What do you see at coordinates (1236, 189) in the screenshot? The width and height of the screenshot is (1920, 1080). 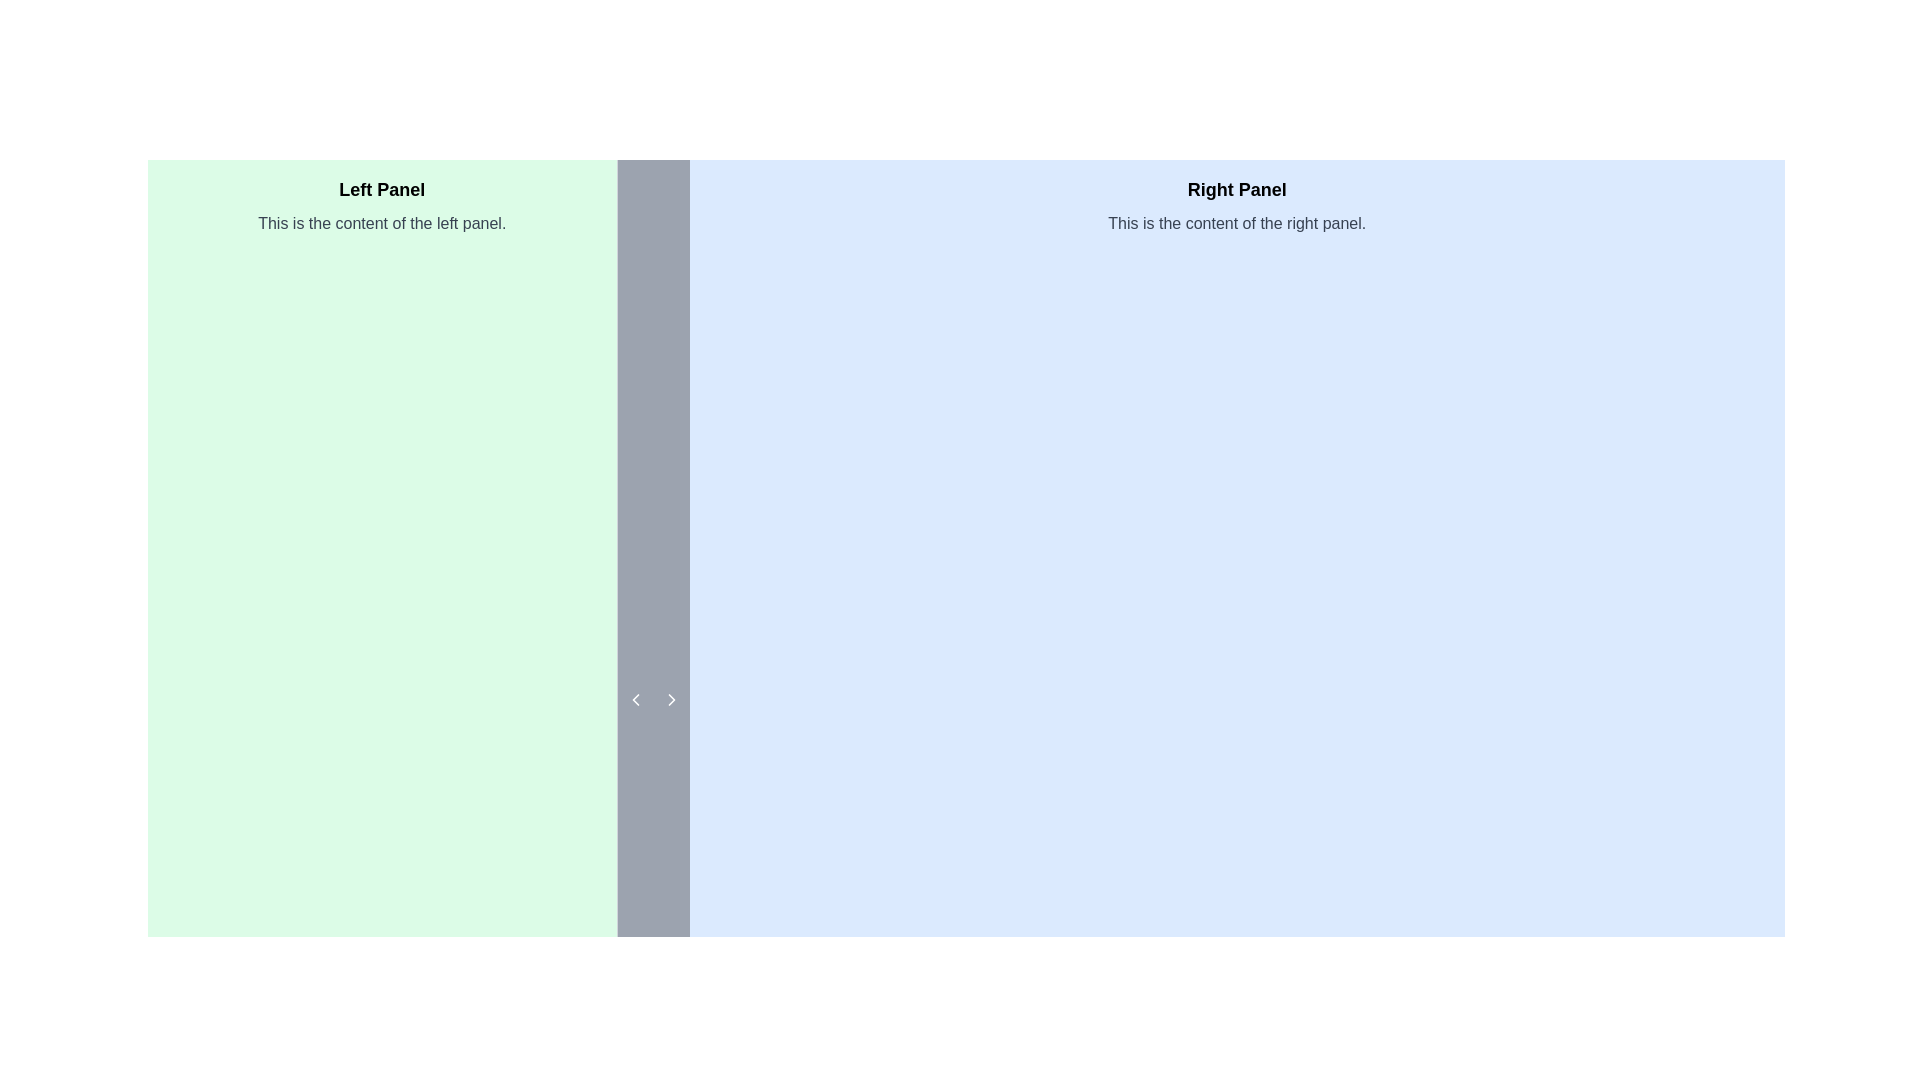 I see `text content of the header labeled 'Right Panel', which is positioned at the top of the right panel section of the interface` at bounding box center [1236, 189].